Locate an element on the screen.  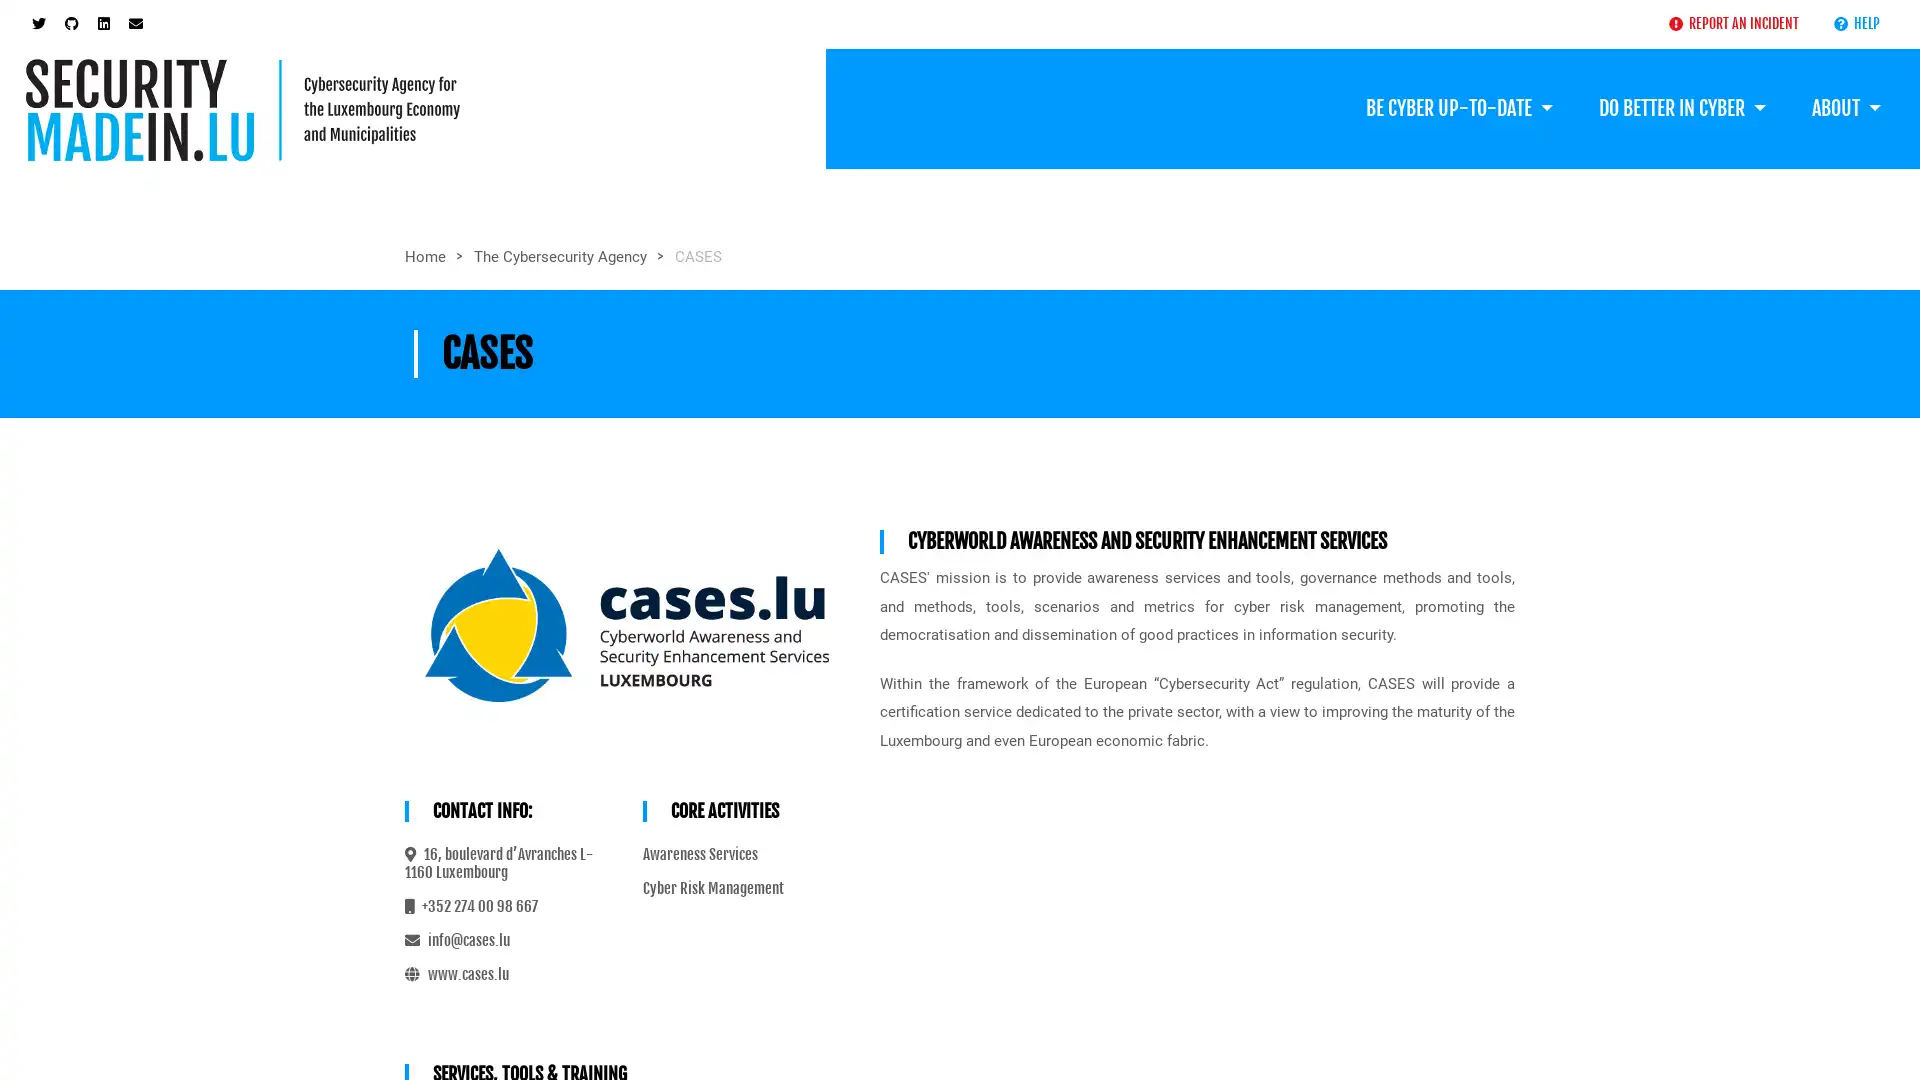
DO BETTER IN CYBER is located at coordinates (1680, 108).